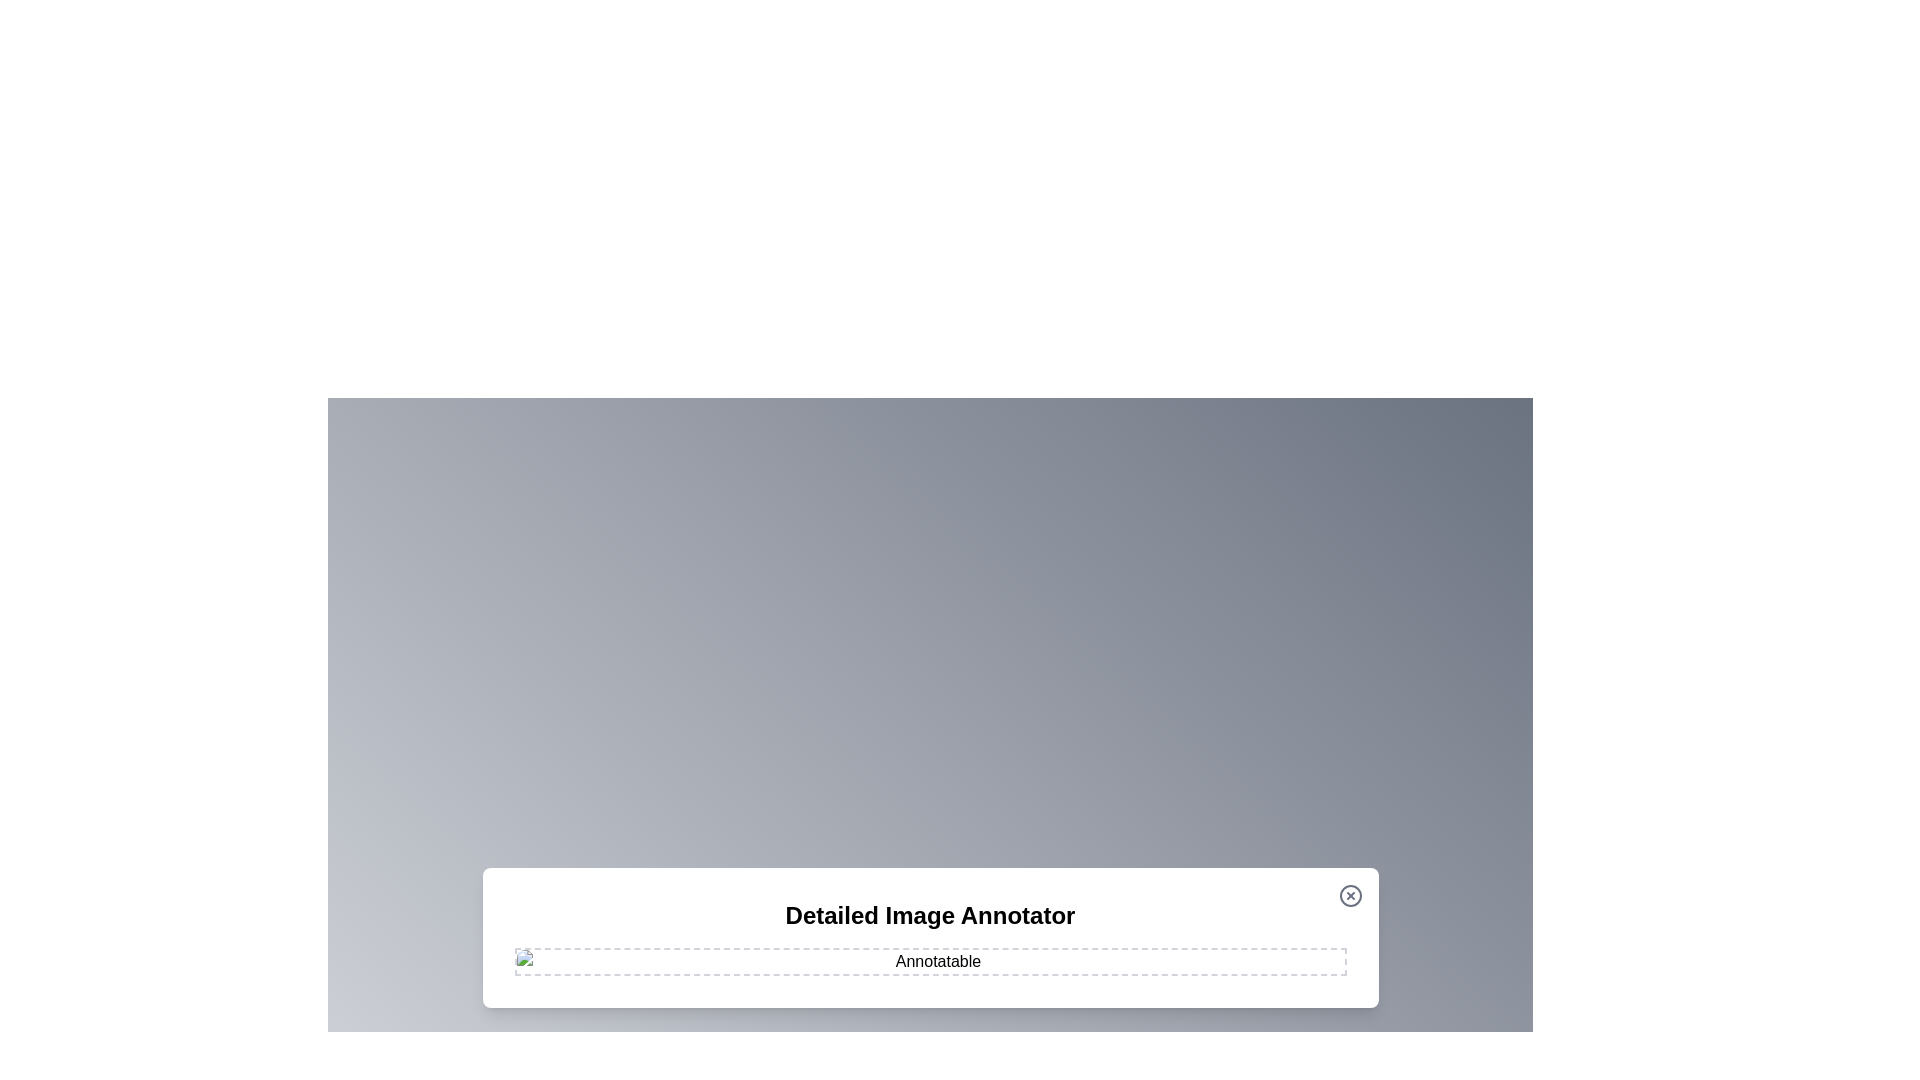 Image resolution: width=1920 pixels, height=1080 pixels. I want to click on the image at coordinates (1106, 973) to add an annotation, so click(1104, 971).